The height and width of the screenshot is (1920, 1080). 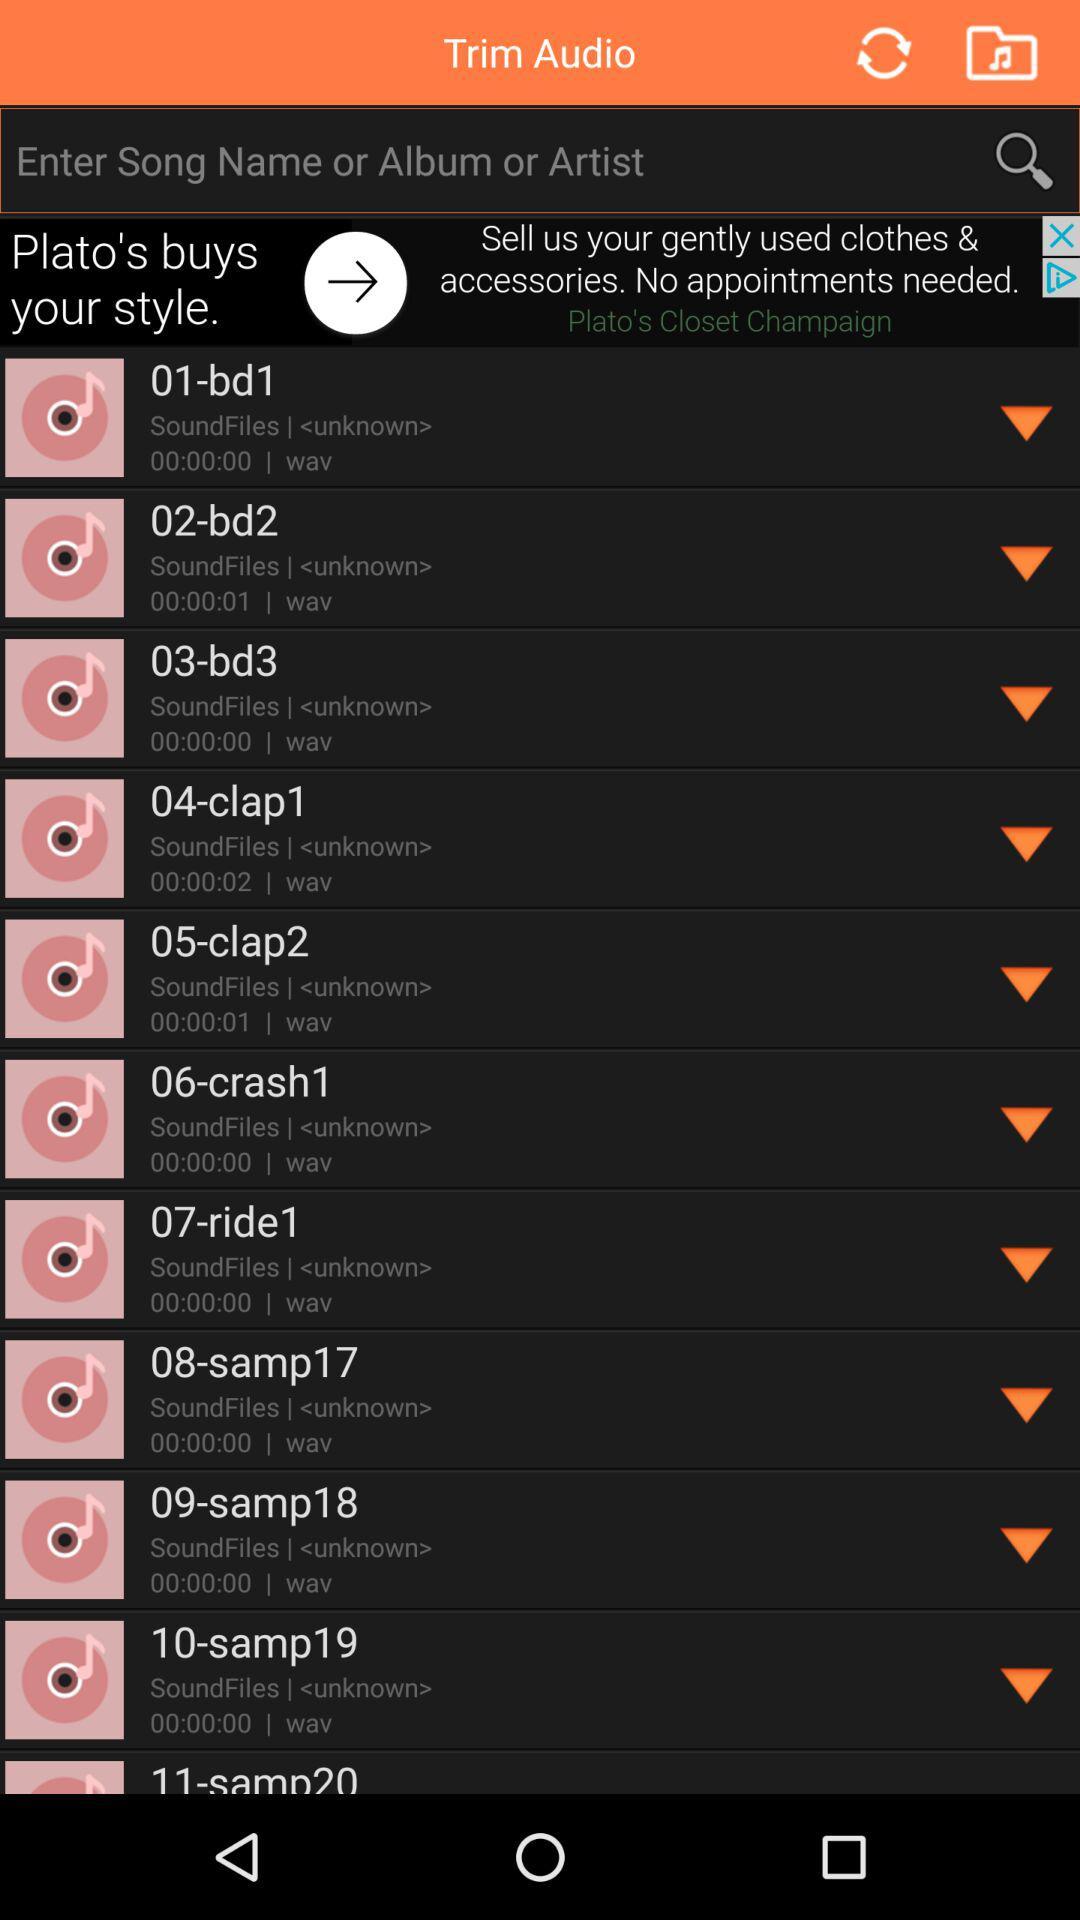 What do you see at coordinates (1027, 1539) in the screenshot?
I see `see more` at bounding box center [1027, 1539].